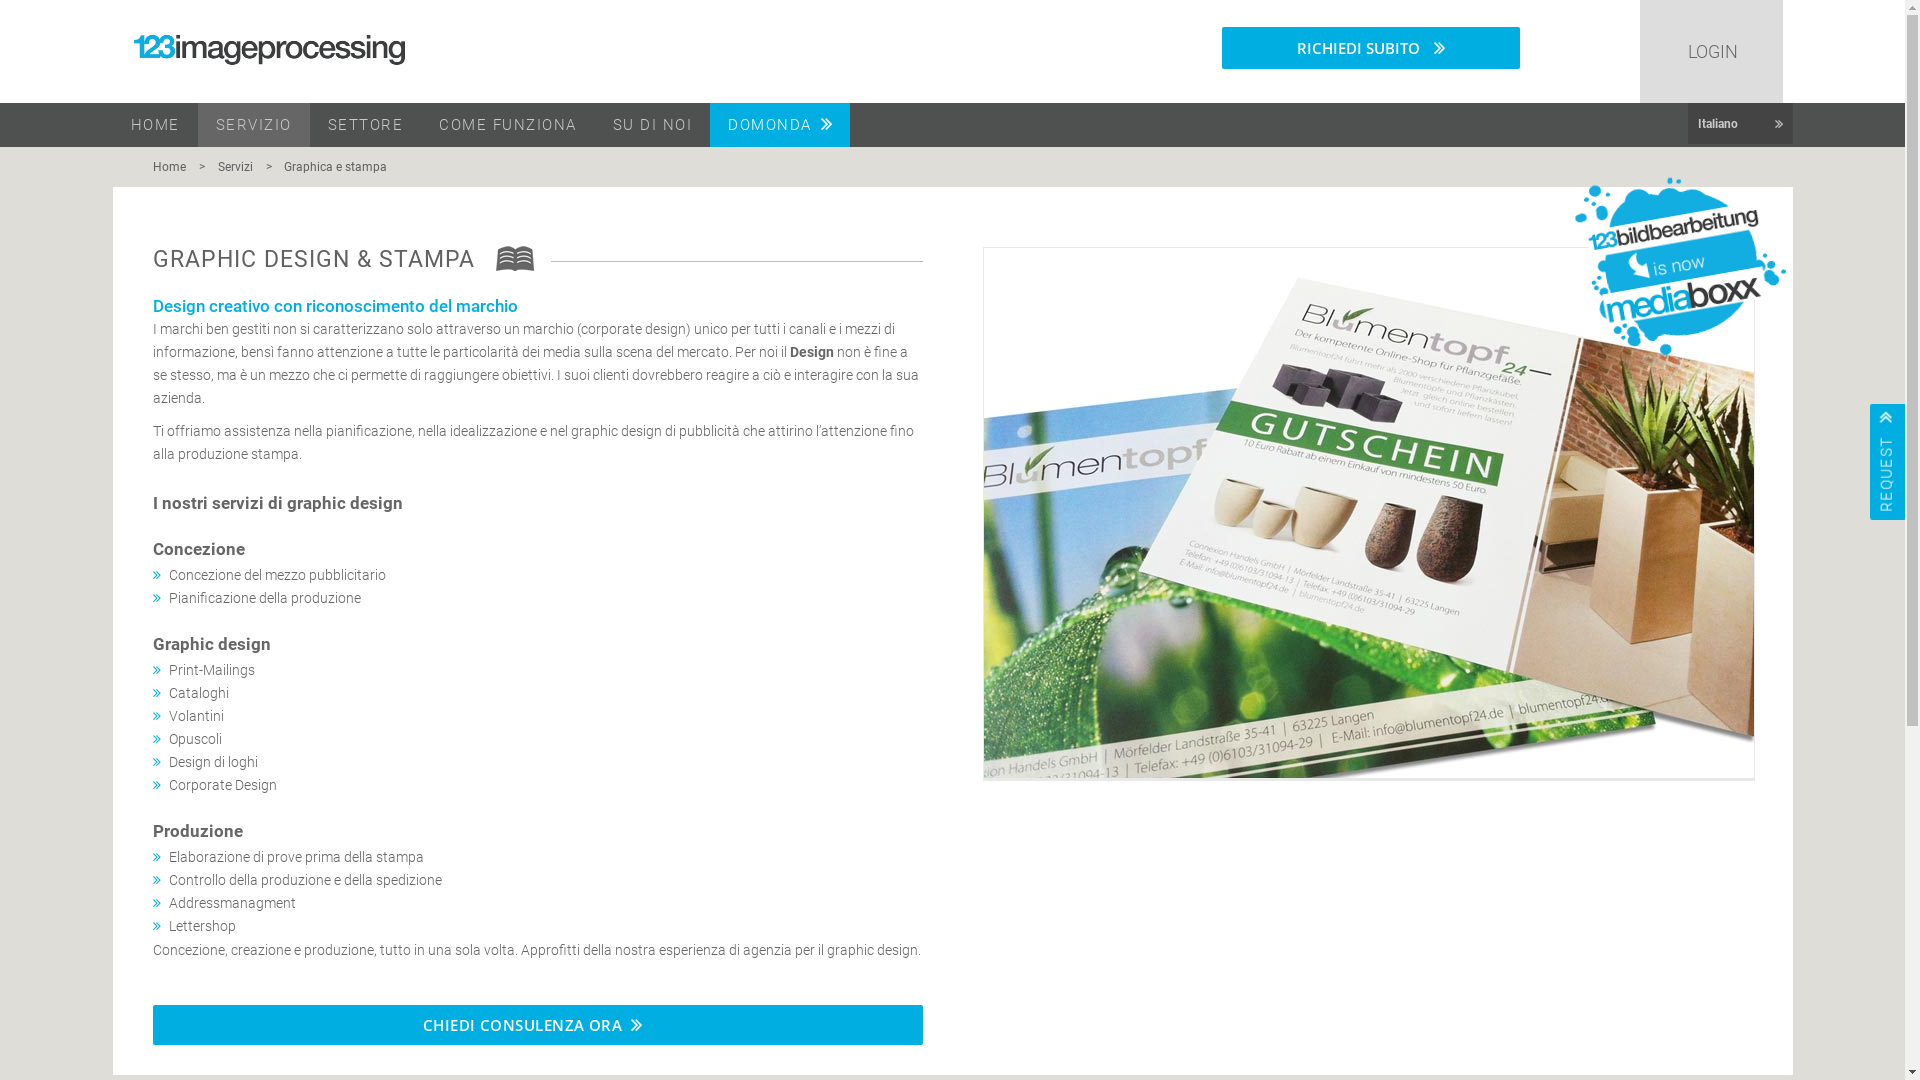 This screenshot has width=1920, height=1080. I want to click on 'SETTORE', so click(365, 124).